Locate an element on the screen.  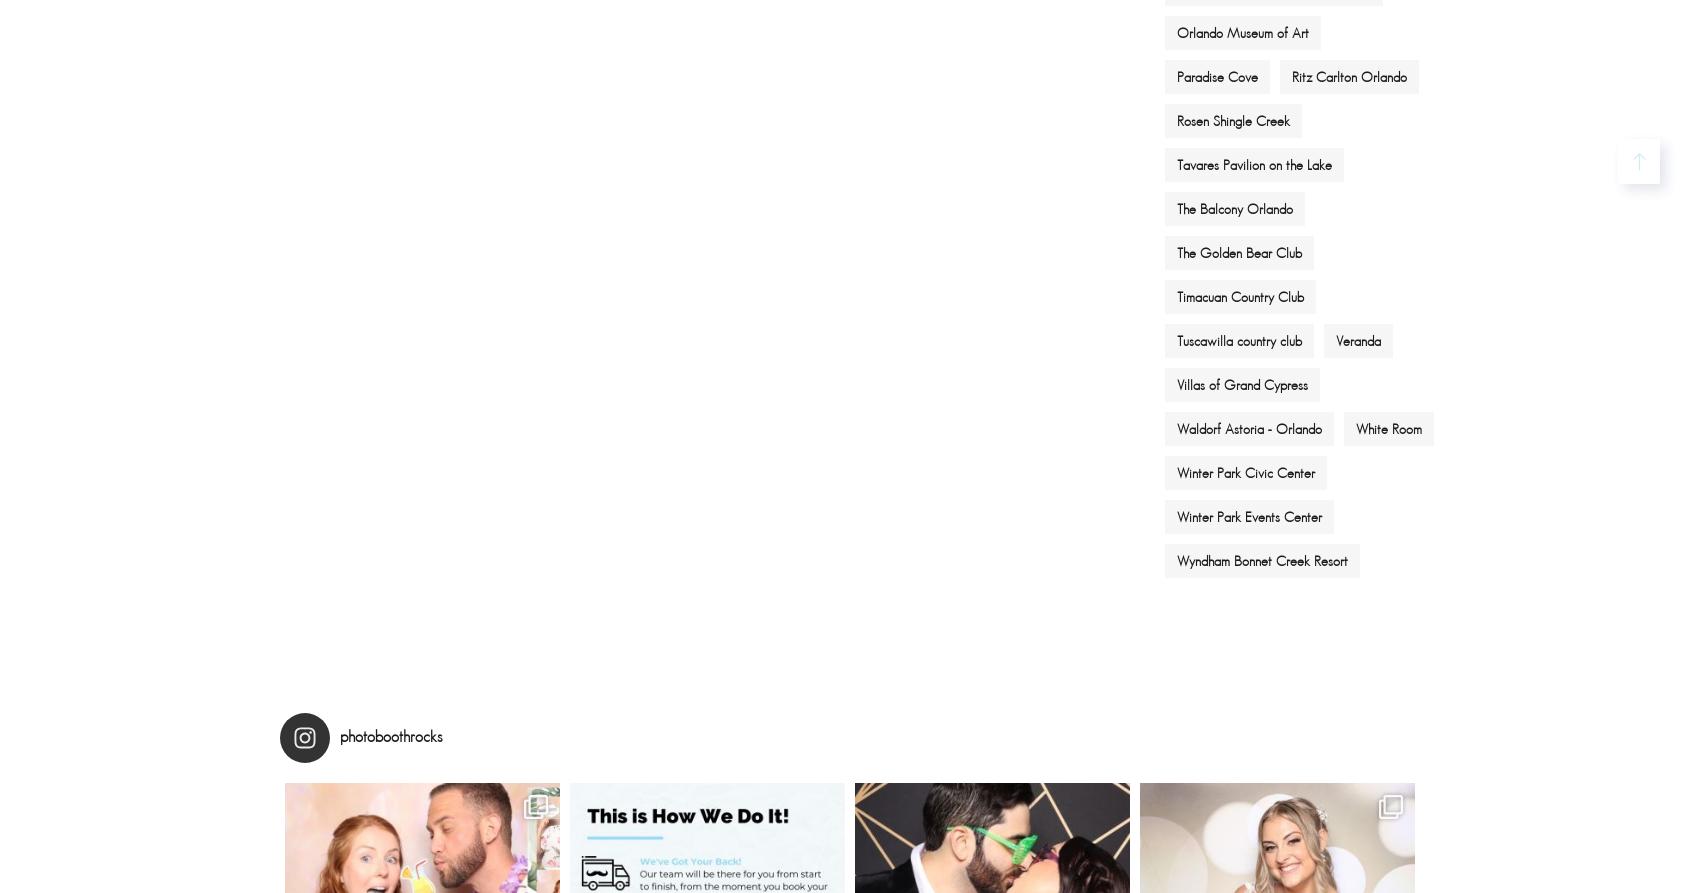
'photoboothrocks' is located at coordinates (390, 735).